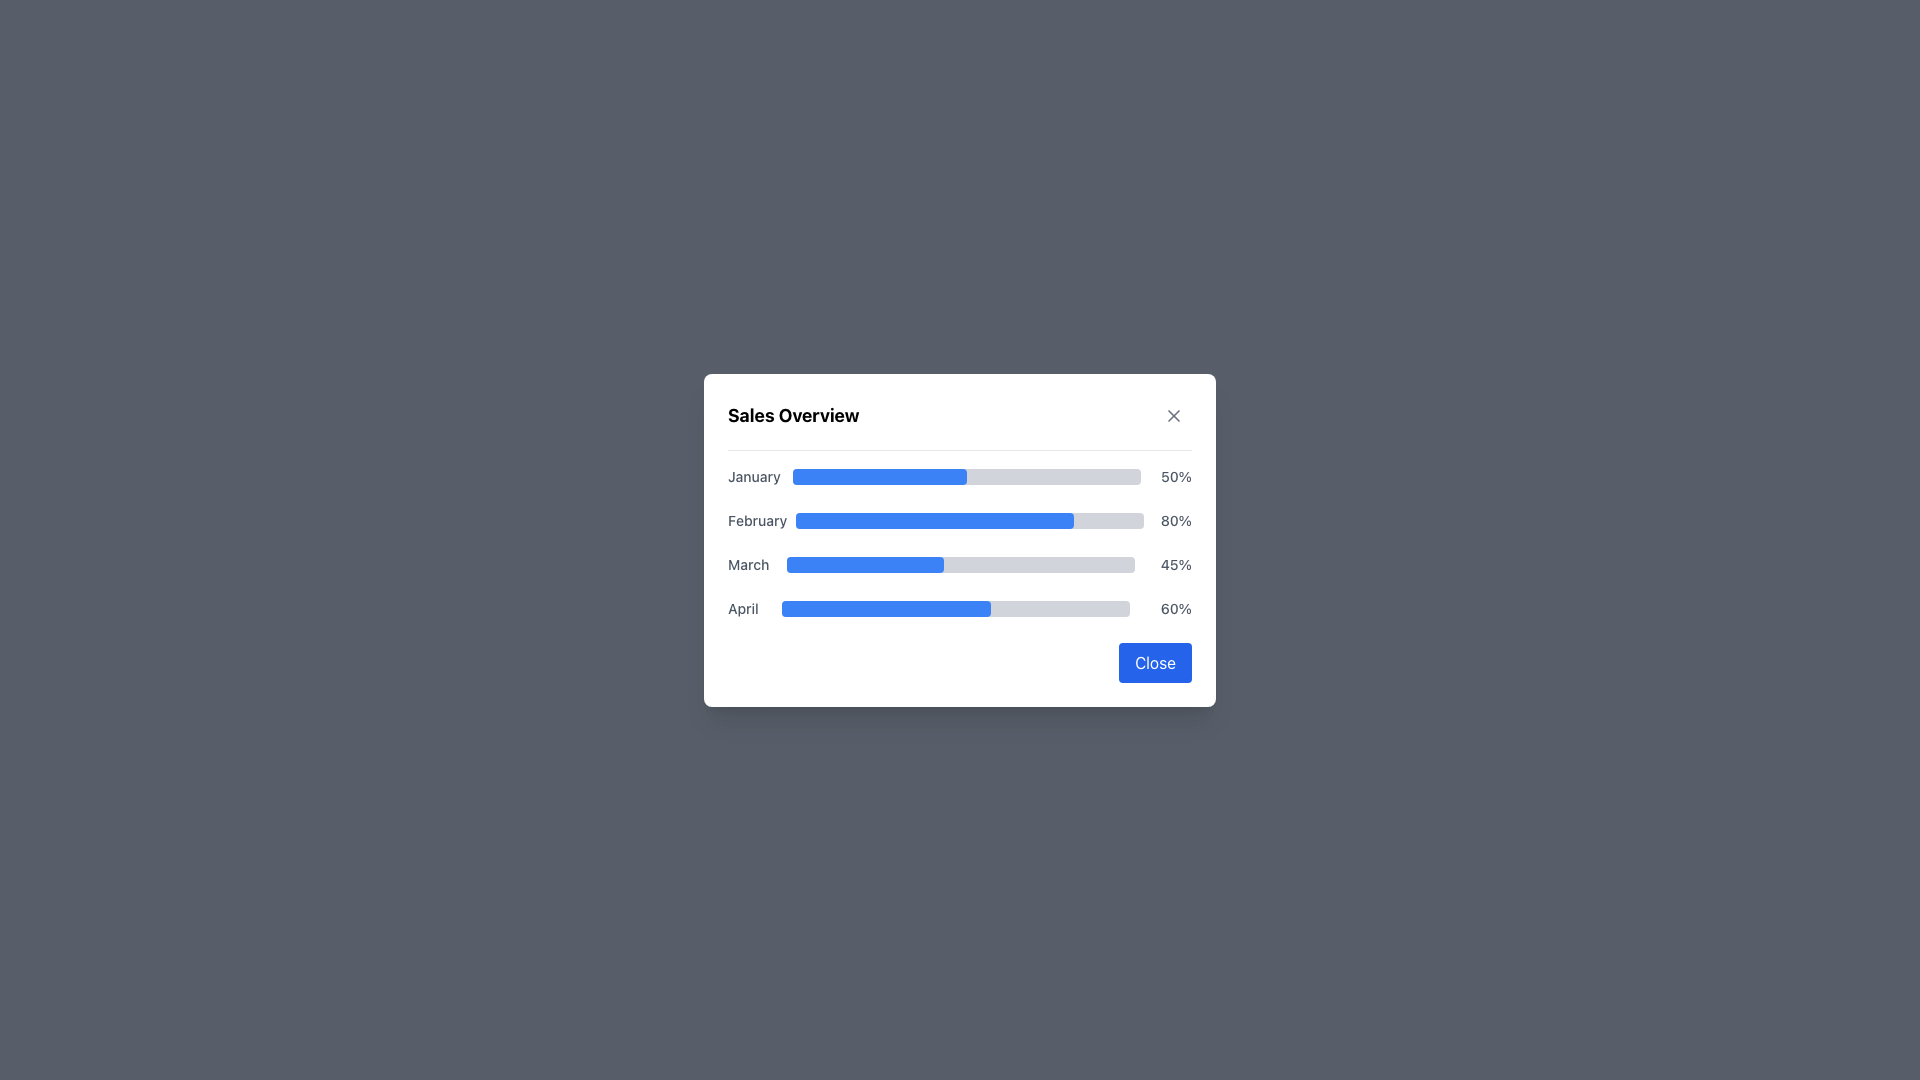 The height and width of the screenshot is (1080, 1920). Describe the element at coordinates (1172, 476) in the screenshot. I see `the static label text displaying '50%' located on the right edge of the horizontal bar for 'January' in the 'Sales Overview' card` at that location.